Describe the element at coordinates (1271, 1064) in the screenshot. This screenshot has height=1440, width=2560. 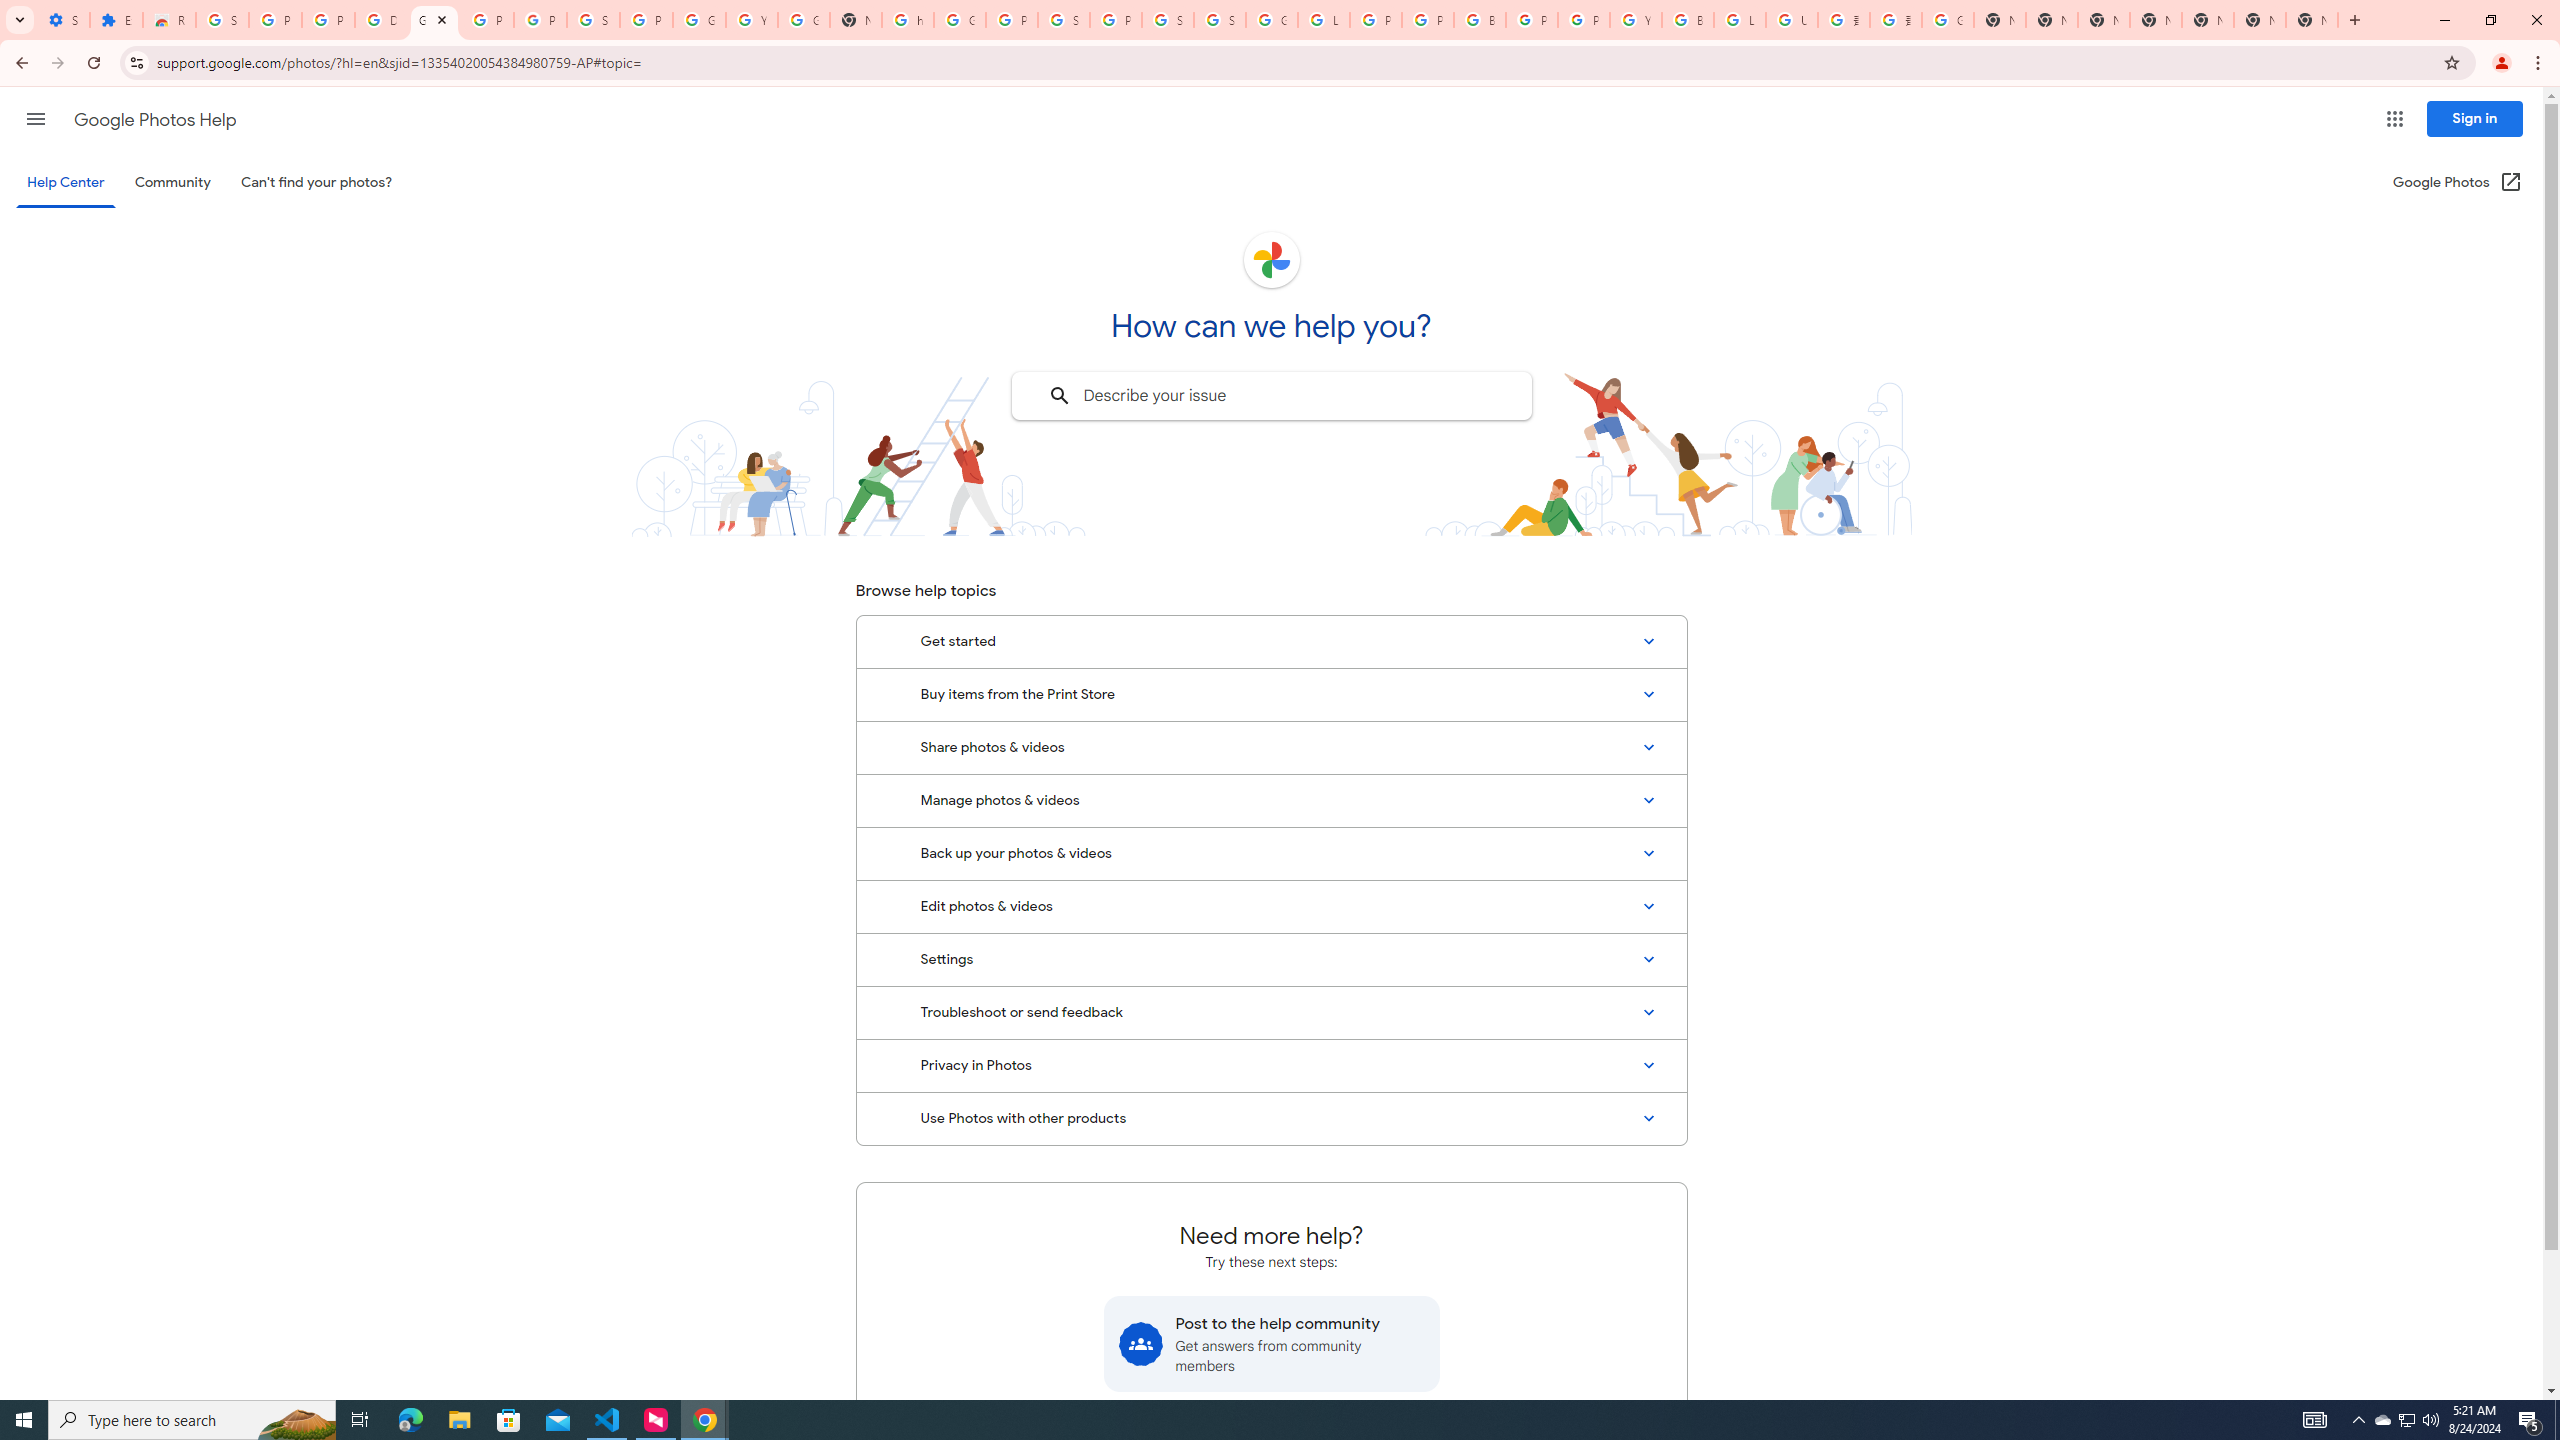
I see `'Privacy in Photos'` at that location.